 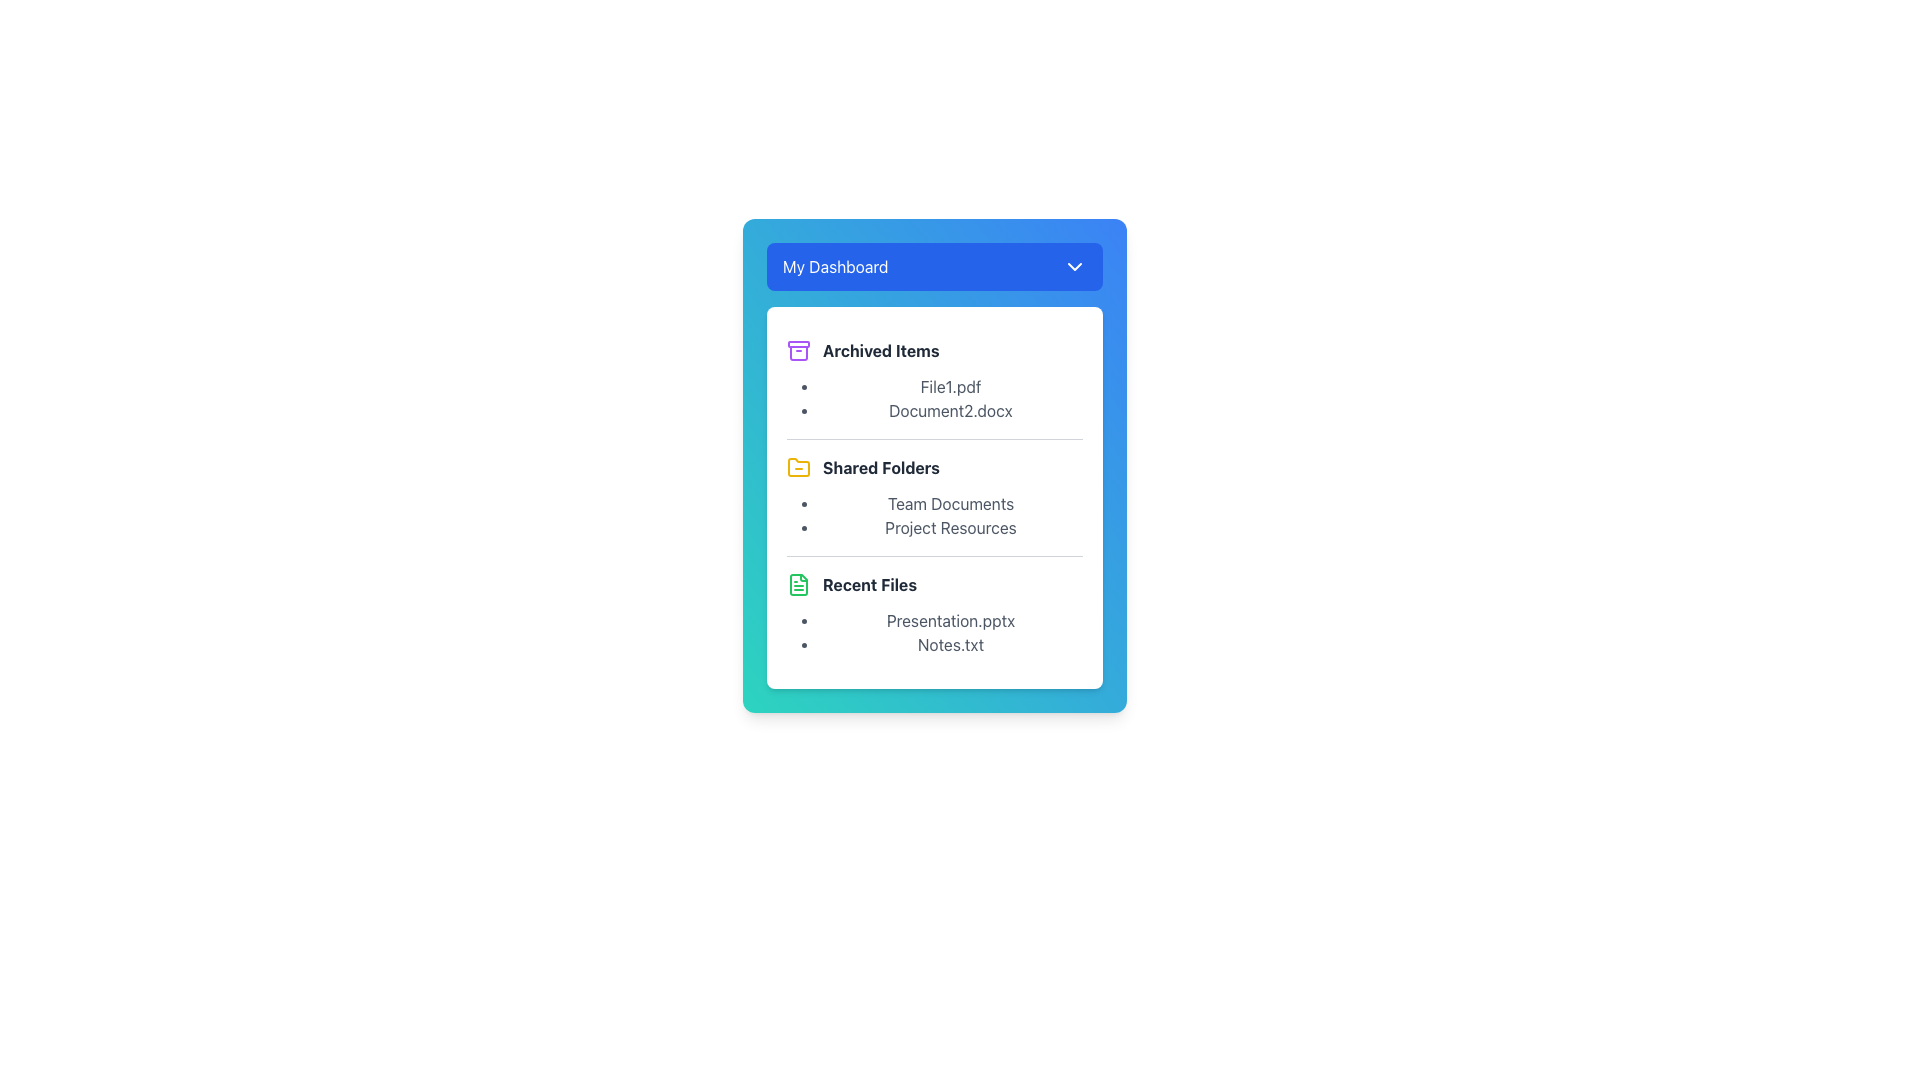 What do you see at coordinates (869, 585) in the screenshot?
I see `the 'Recent Files' text label, which is styled in bold gray font and is located below the 'Shared Folders' label and icon` at bounding box center [869, 585].